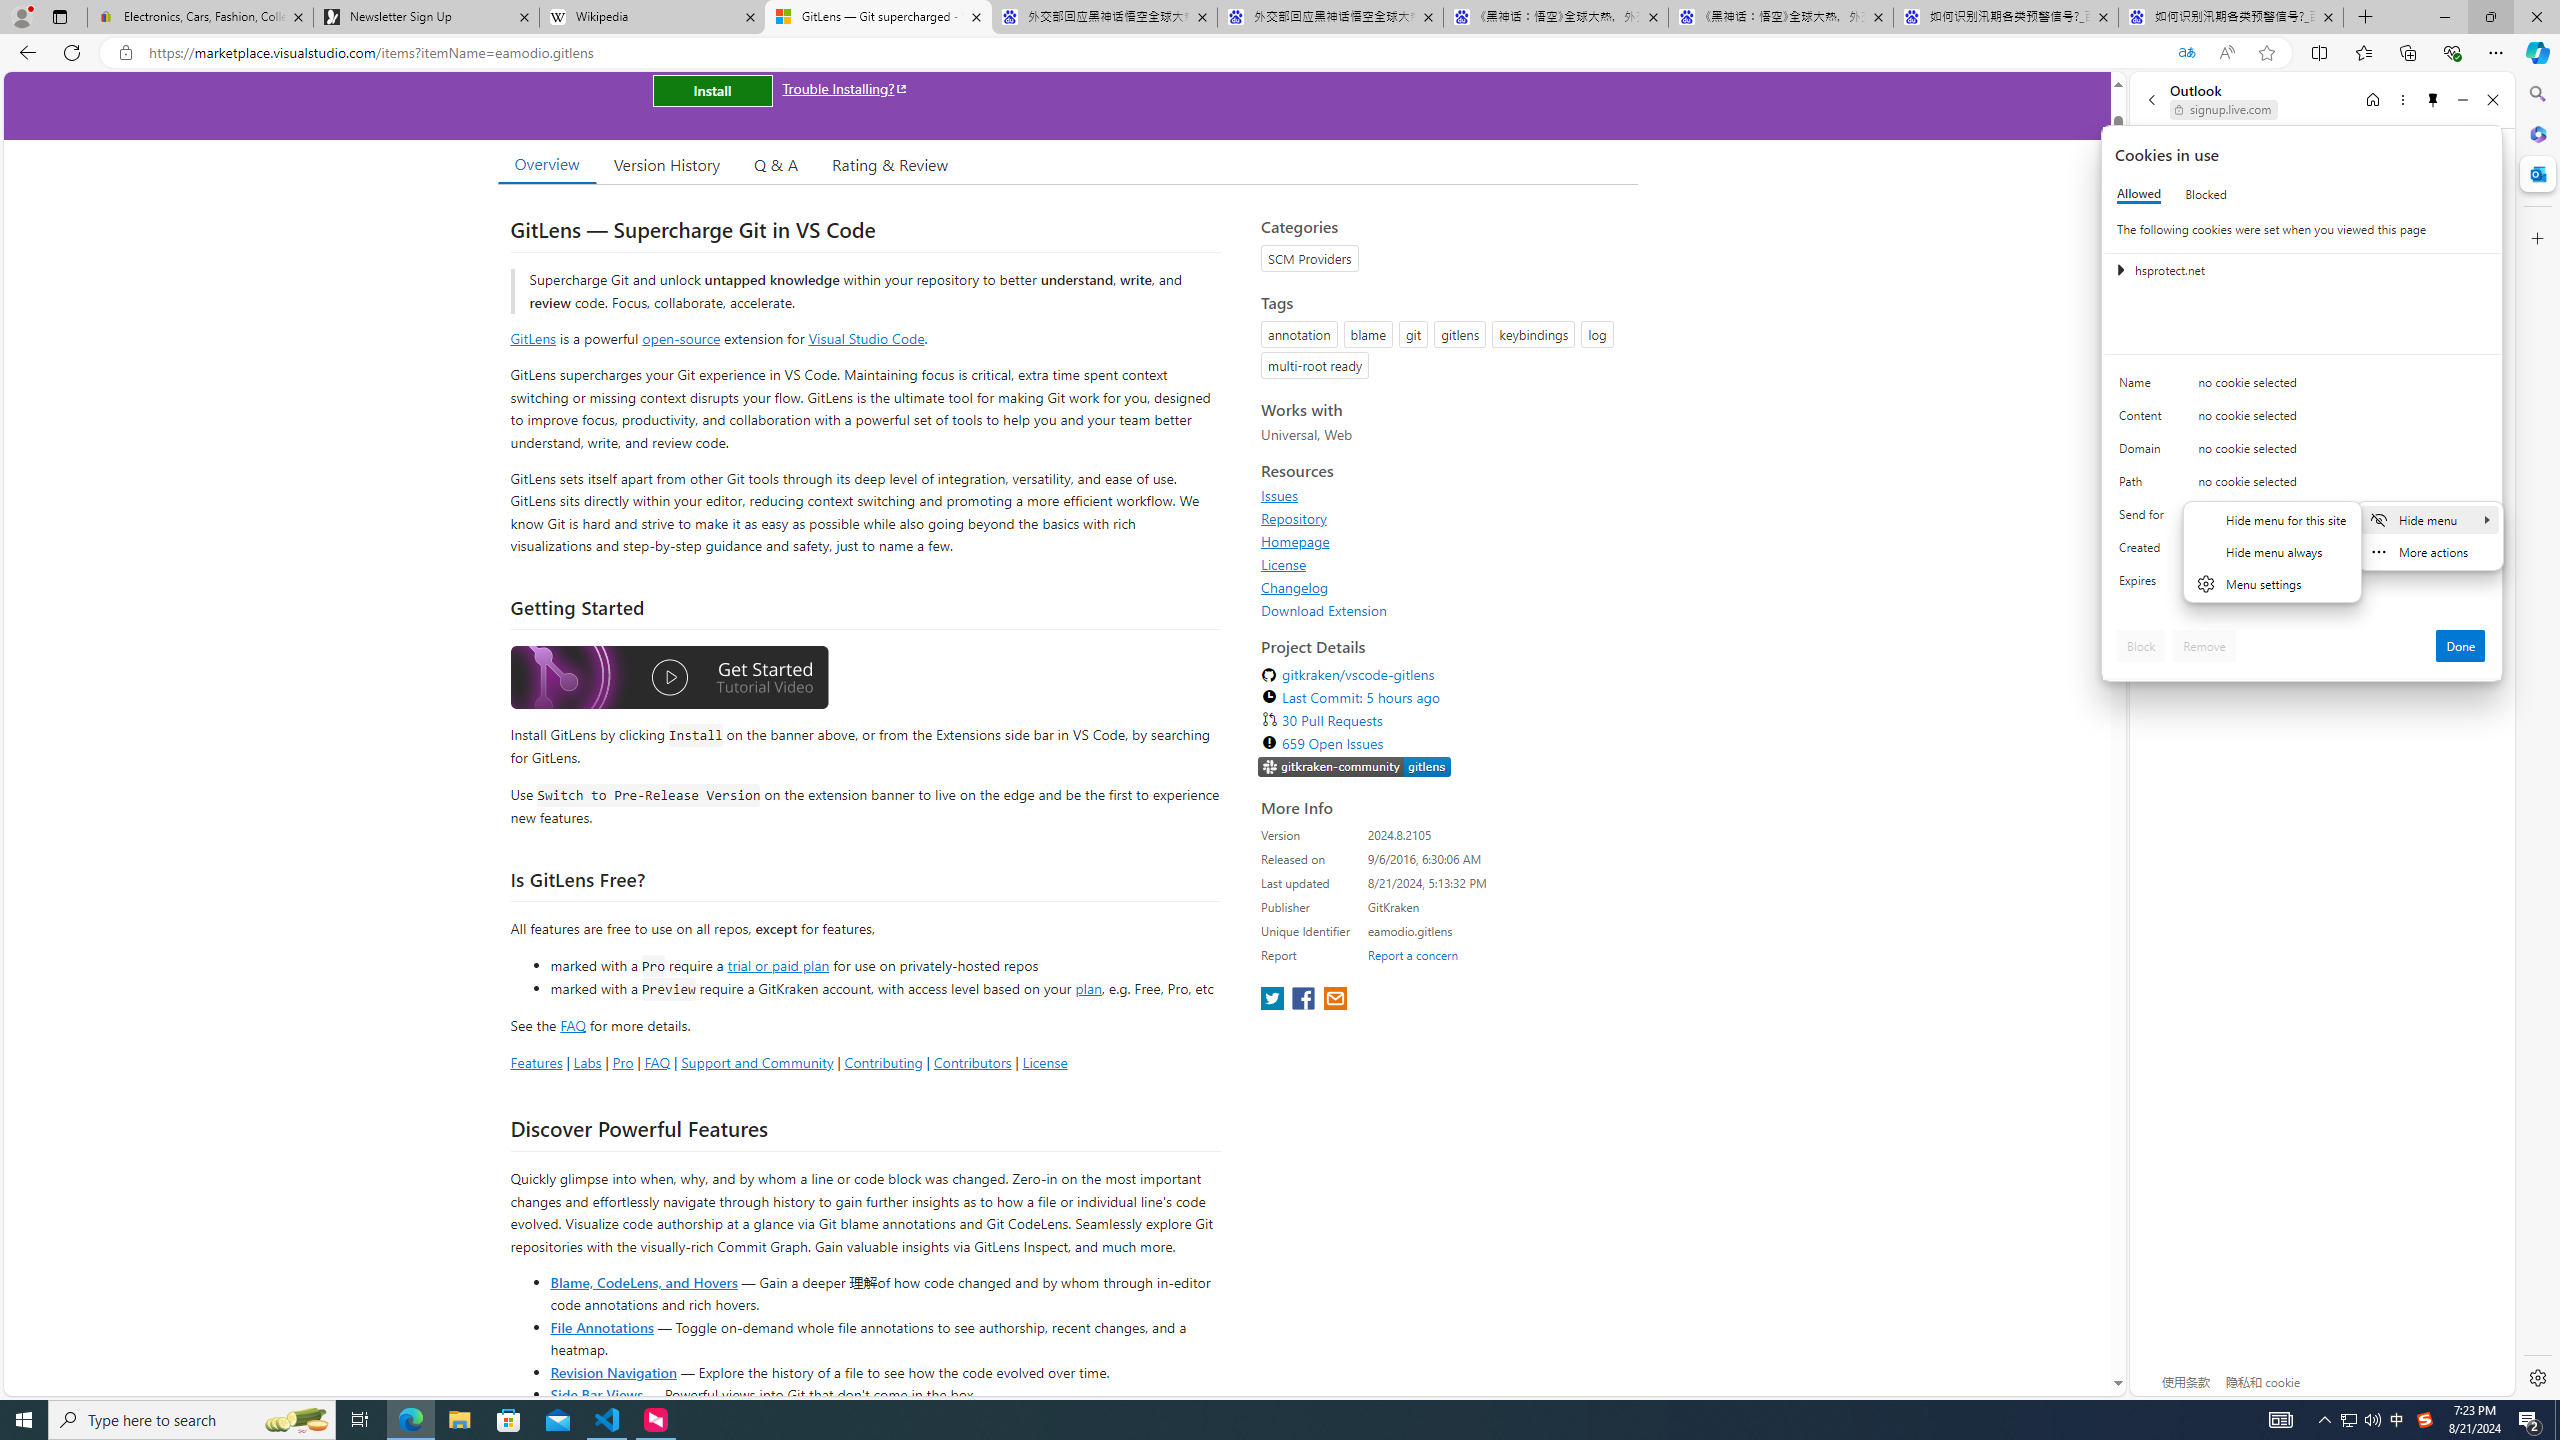 This screenshot has width=2560, height=1440. I want to click on 'Name', so click(2144, 386).